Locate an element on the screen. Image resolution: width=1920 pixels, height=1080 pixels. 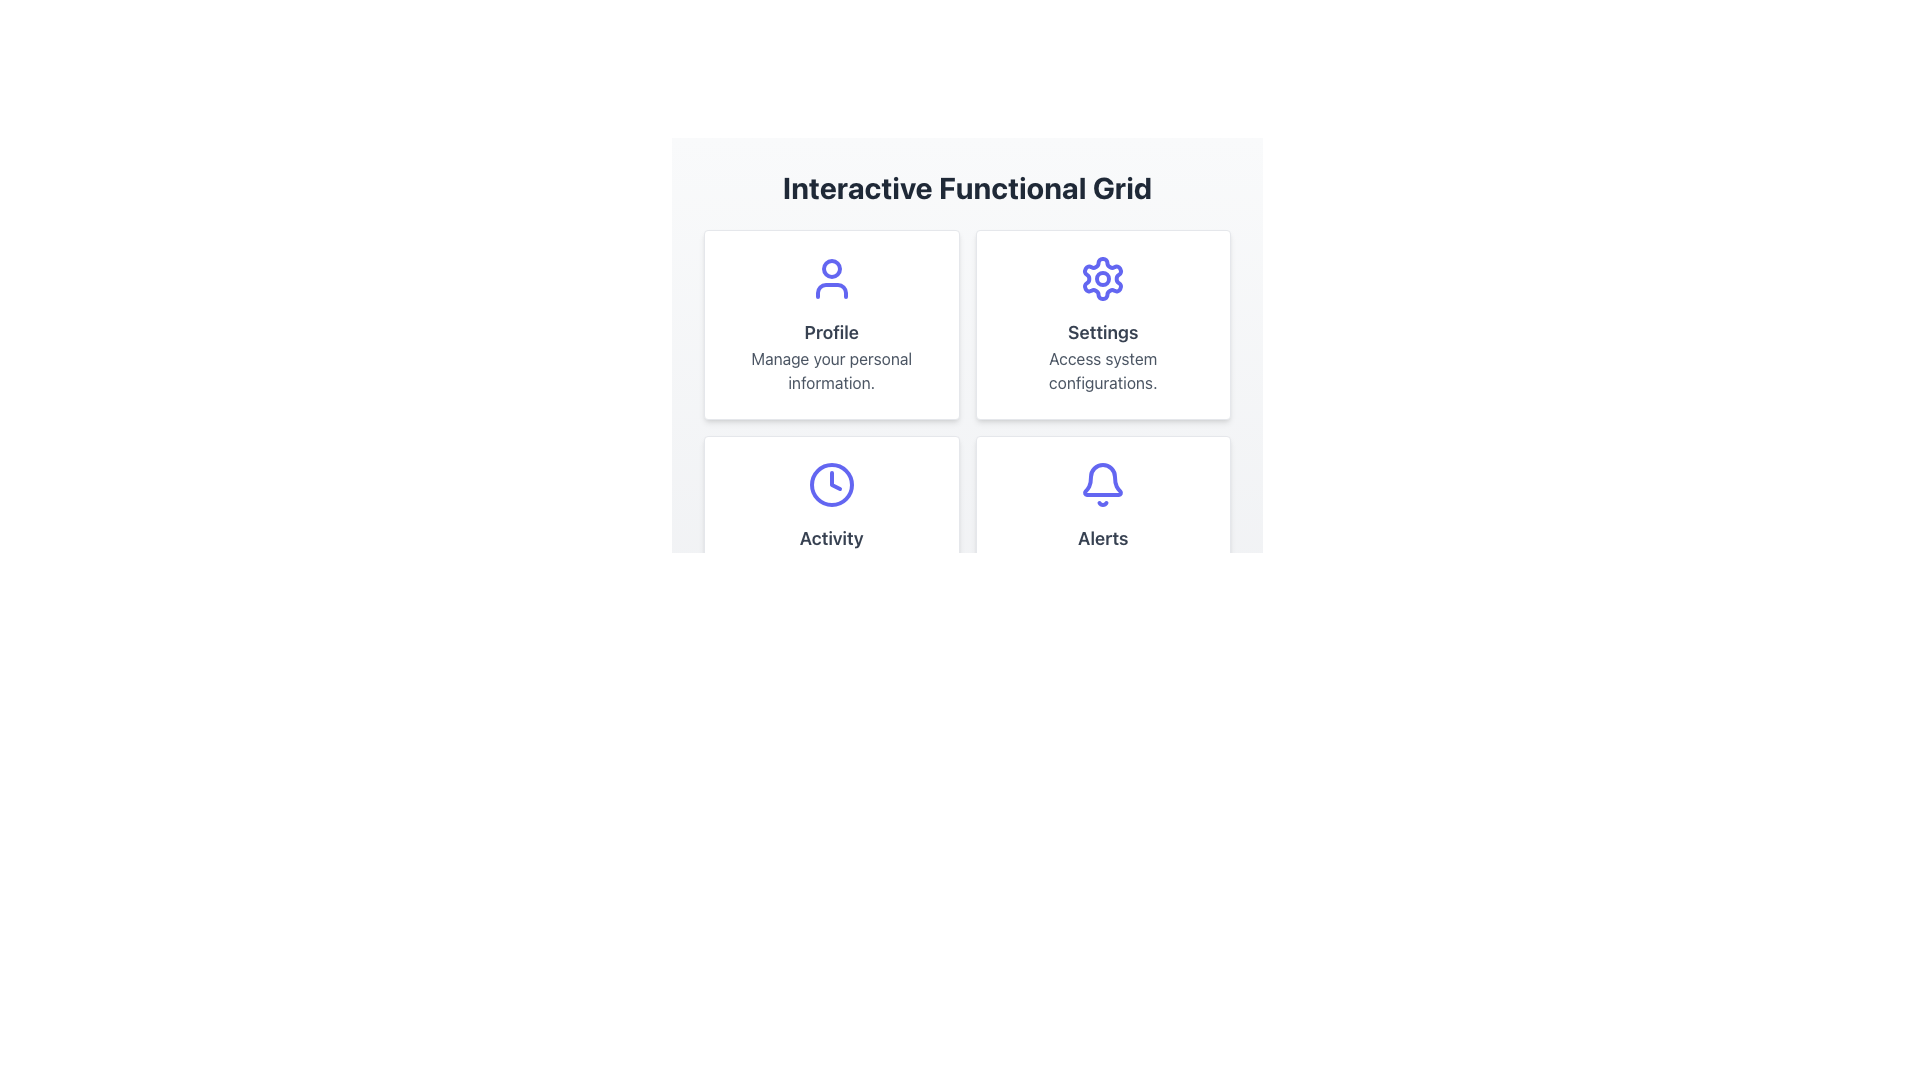
the purple bell-shaped icon located in the 'Alerts' section of the 'Interactive Functional Grid' interface is located at coordinates (1102, 485).